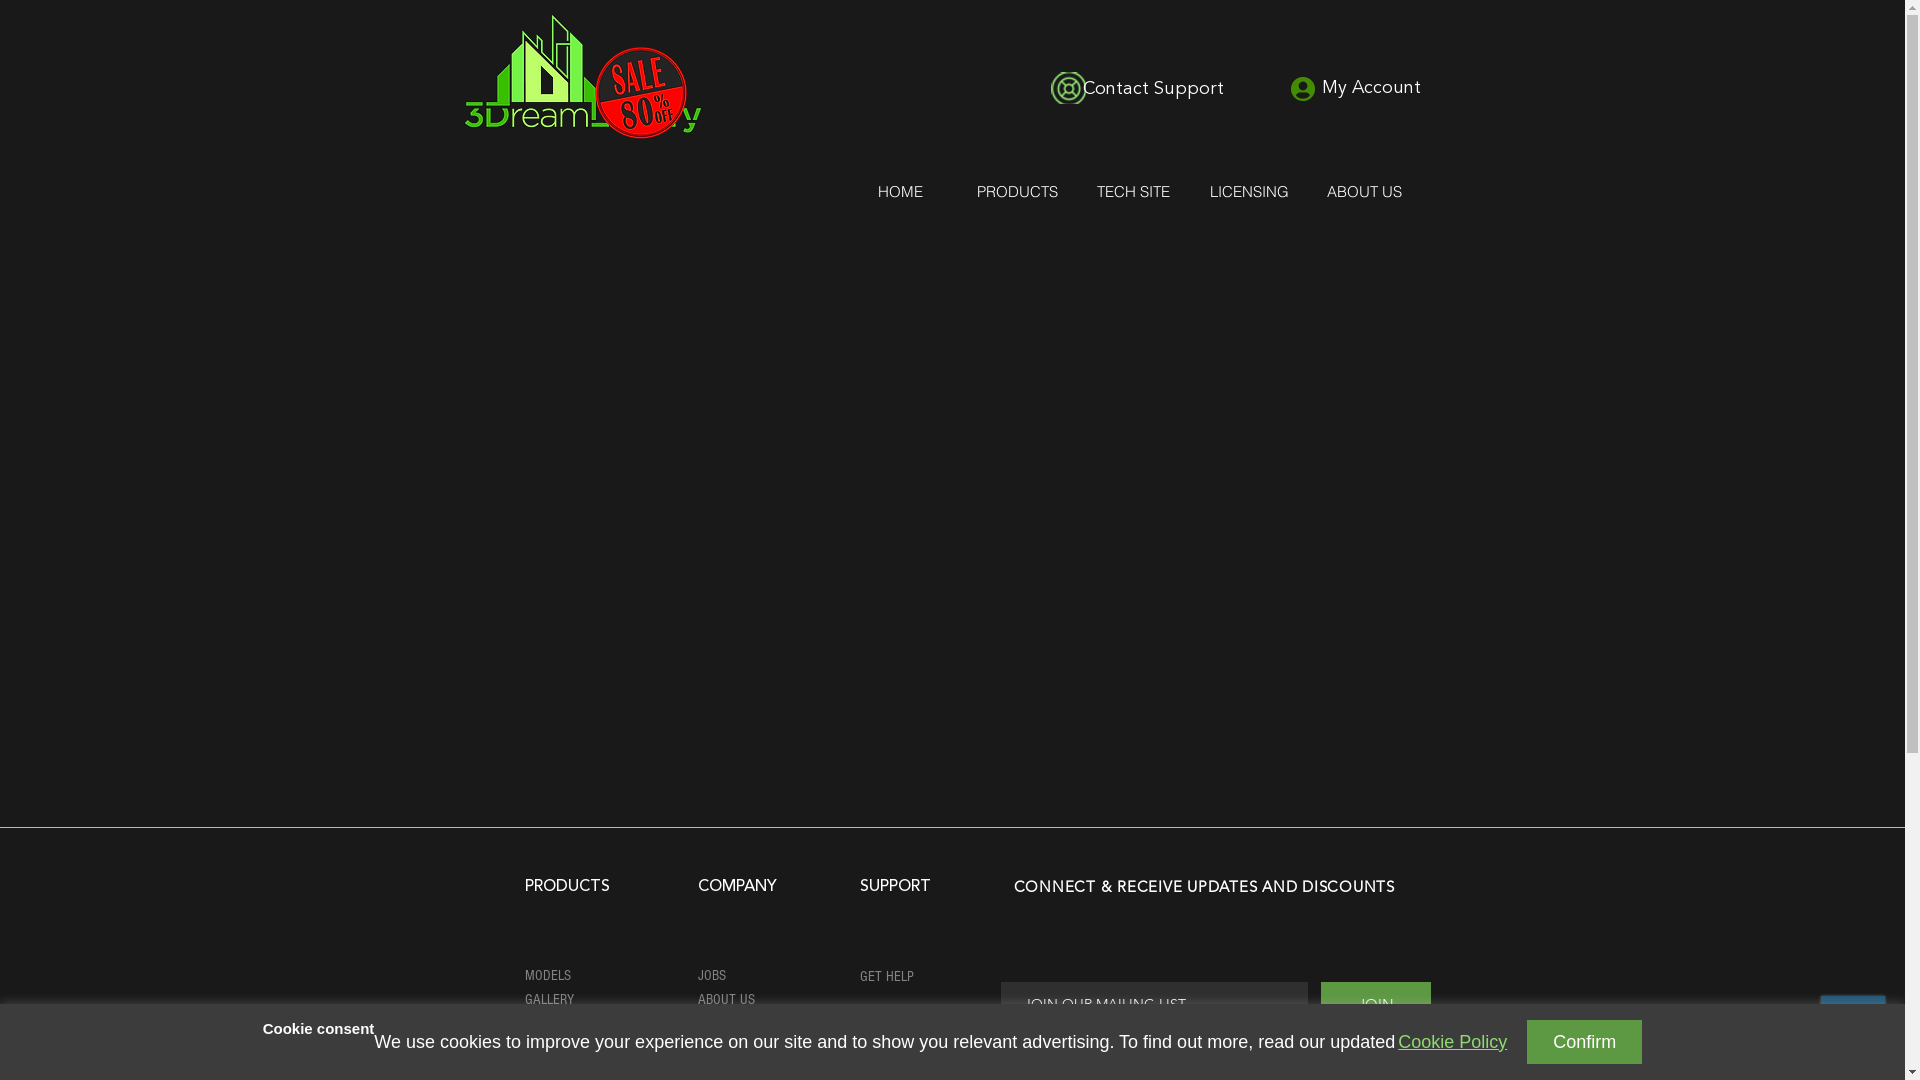 The height and width of the screenshot is (1080, 1920). What do you see at coordinates (859, 1019) in the screenshot?
I see `'REPORT ISSUE'` at bounding box center [859, 1019].